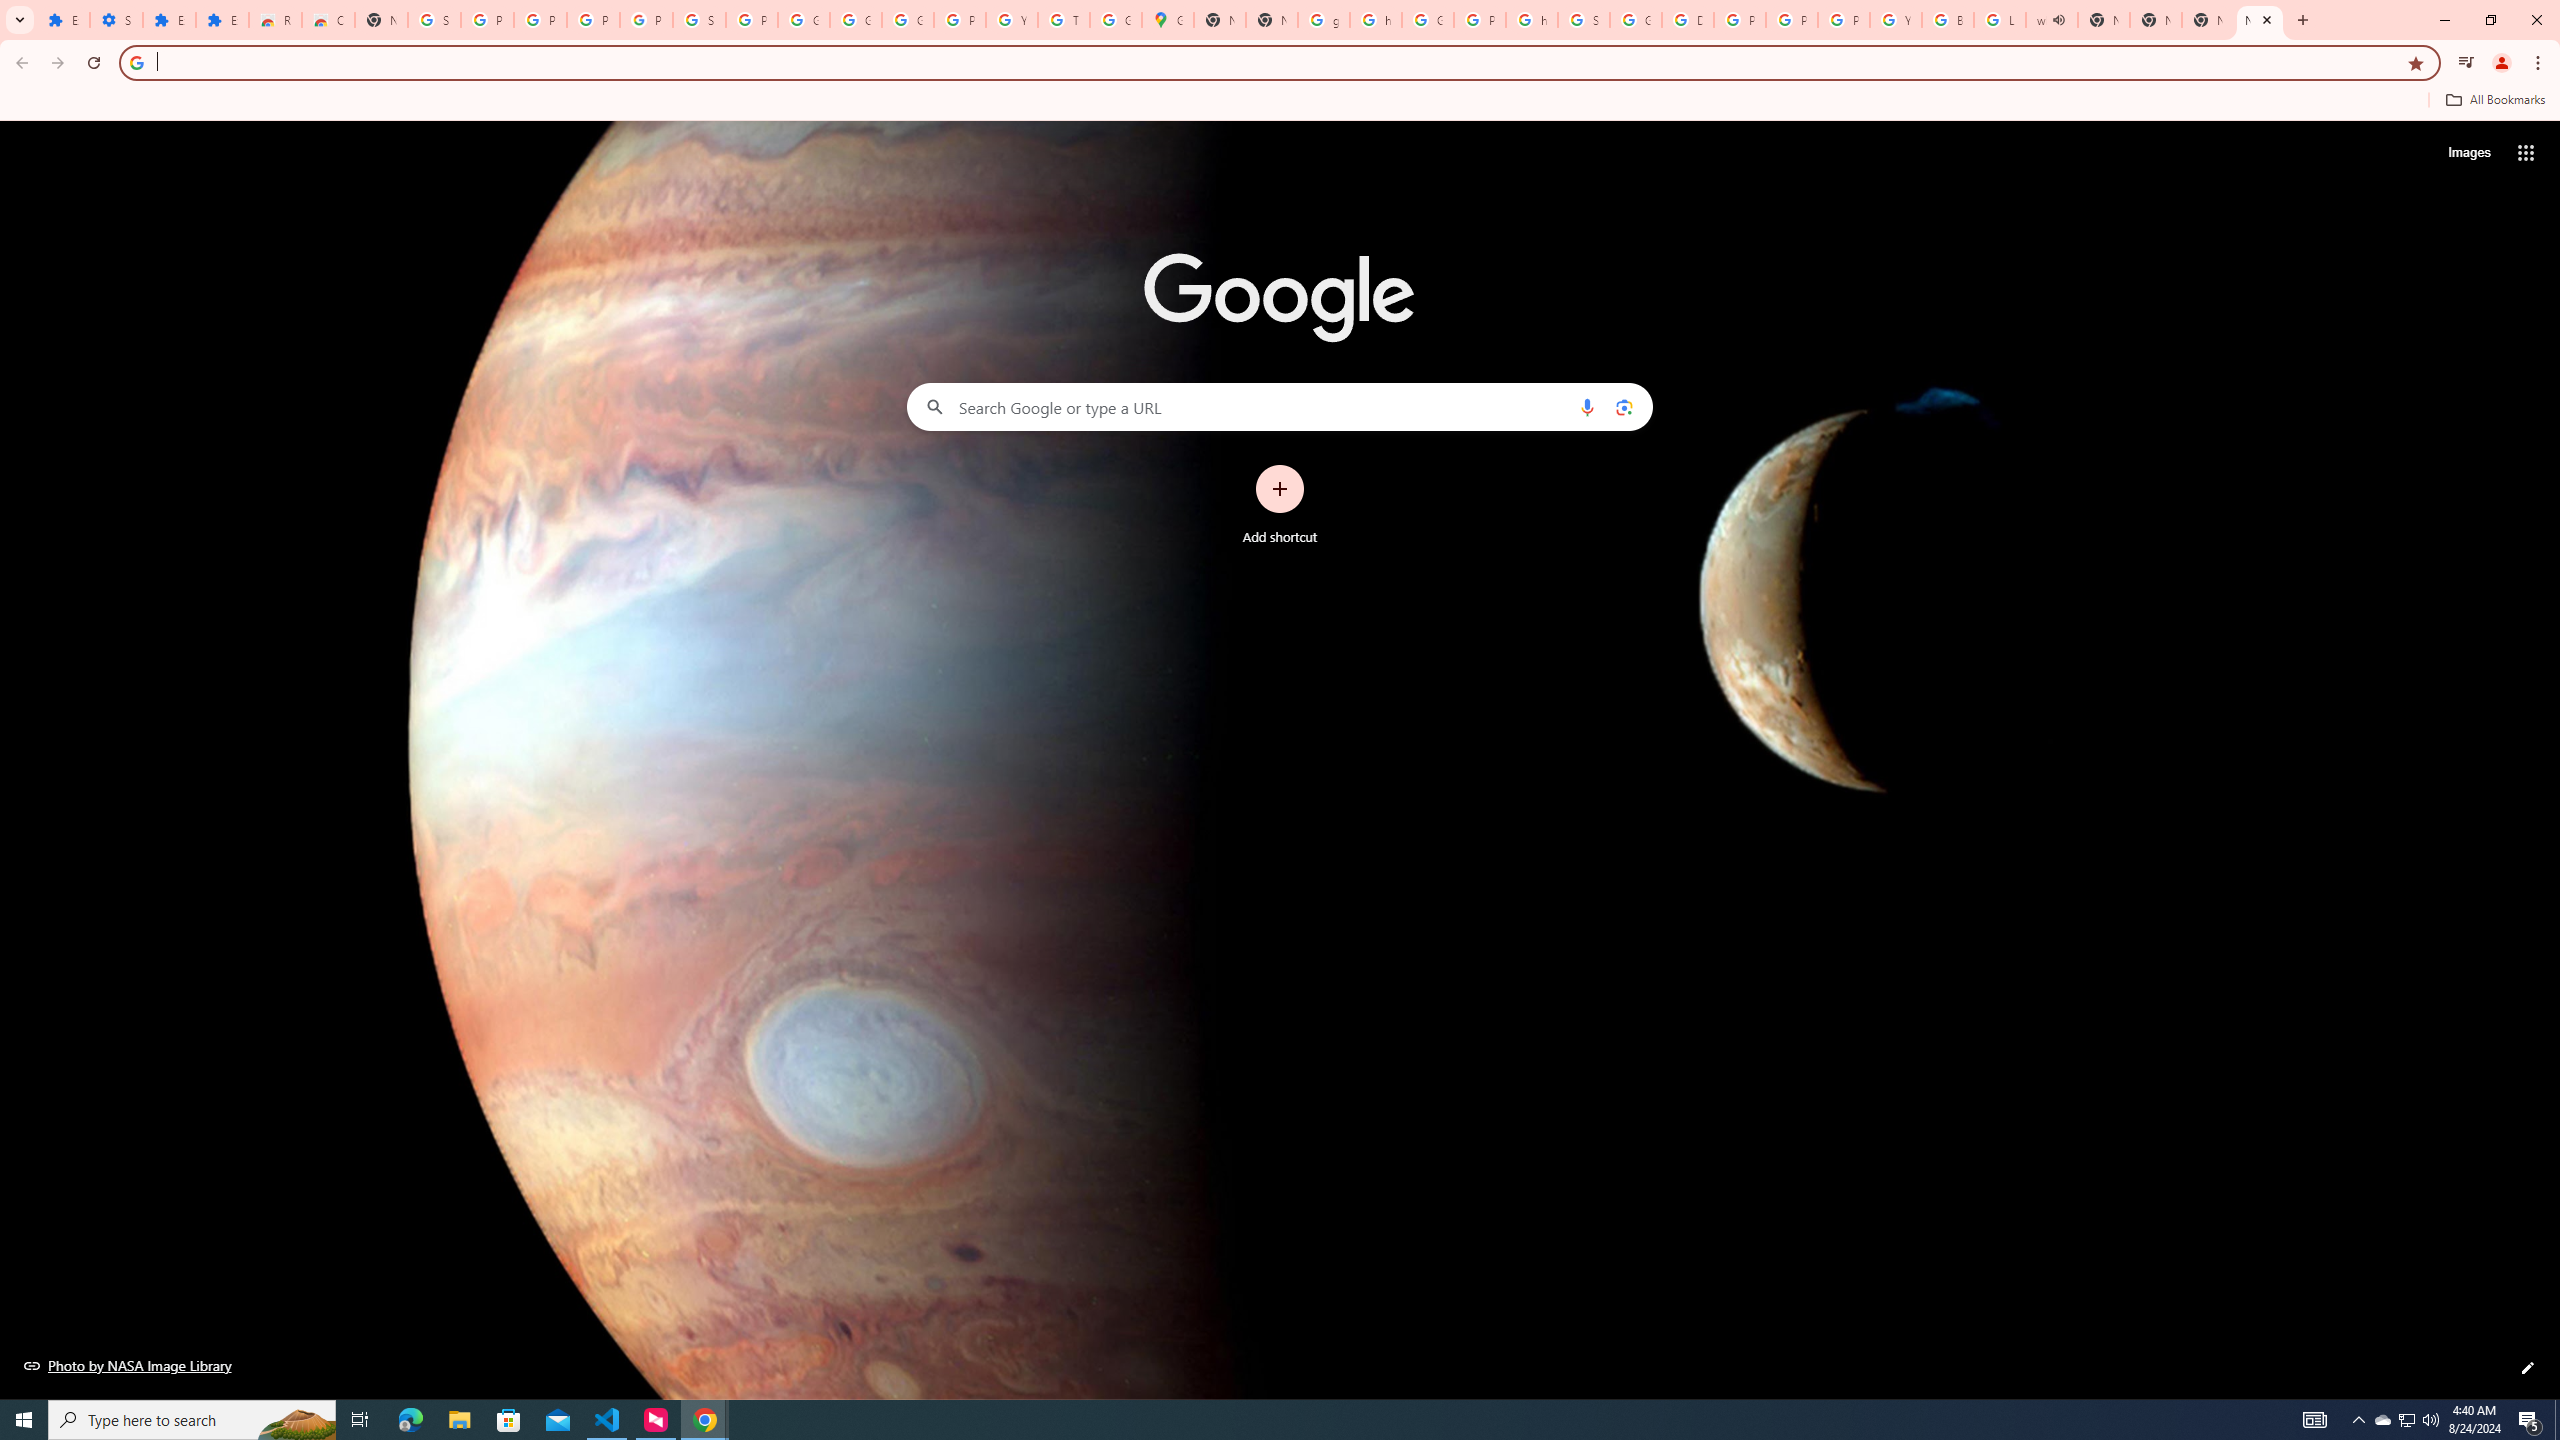  I want to click on 'Extensions', so click(167, 19).